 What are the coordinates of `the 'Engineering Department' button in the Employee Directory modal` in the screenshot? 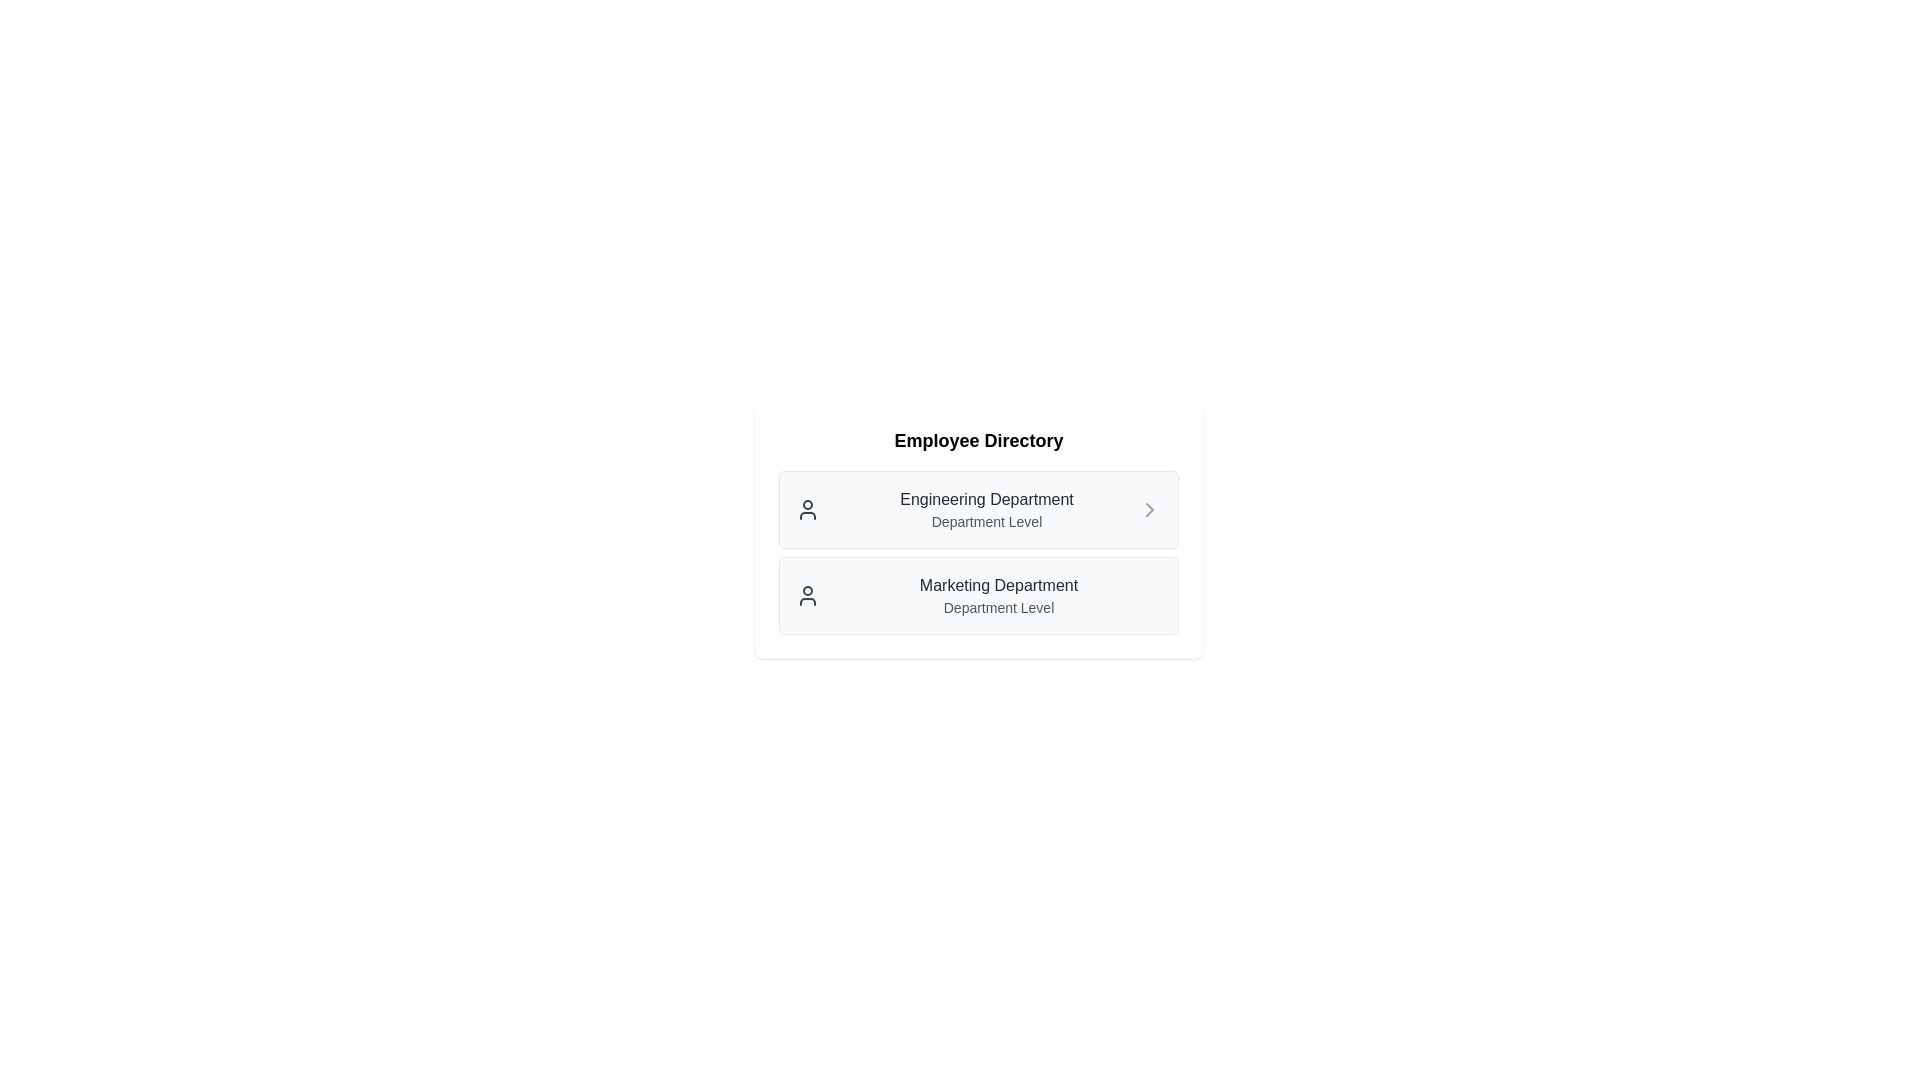 It's located at (979, 530).